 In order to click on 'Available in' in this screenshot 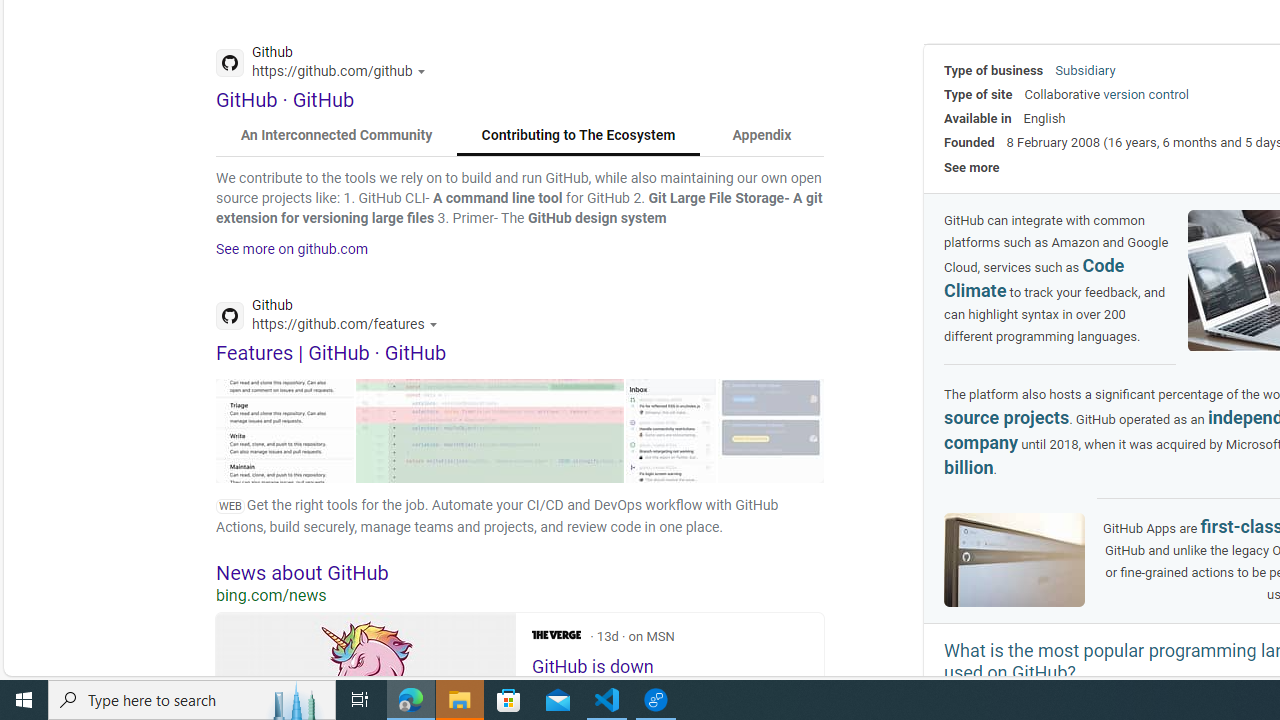, I will do `click(978, 118)`.